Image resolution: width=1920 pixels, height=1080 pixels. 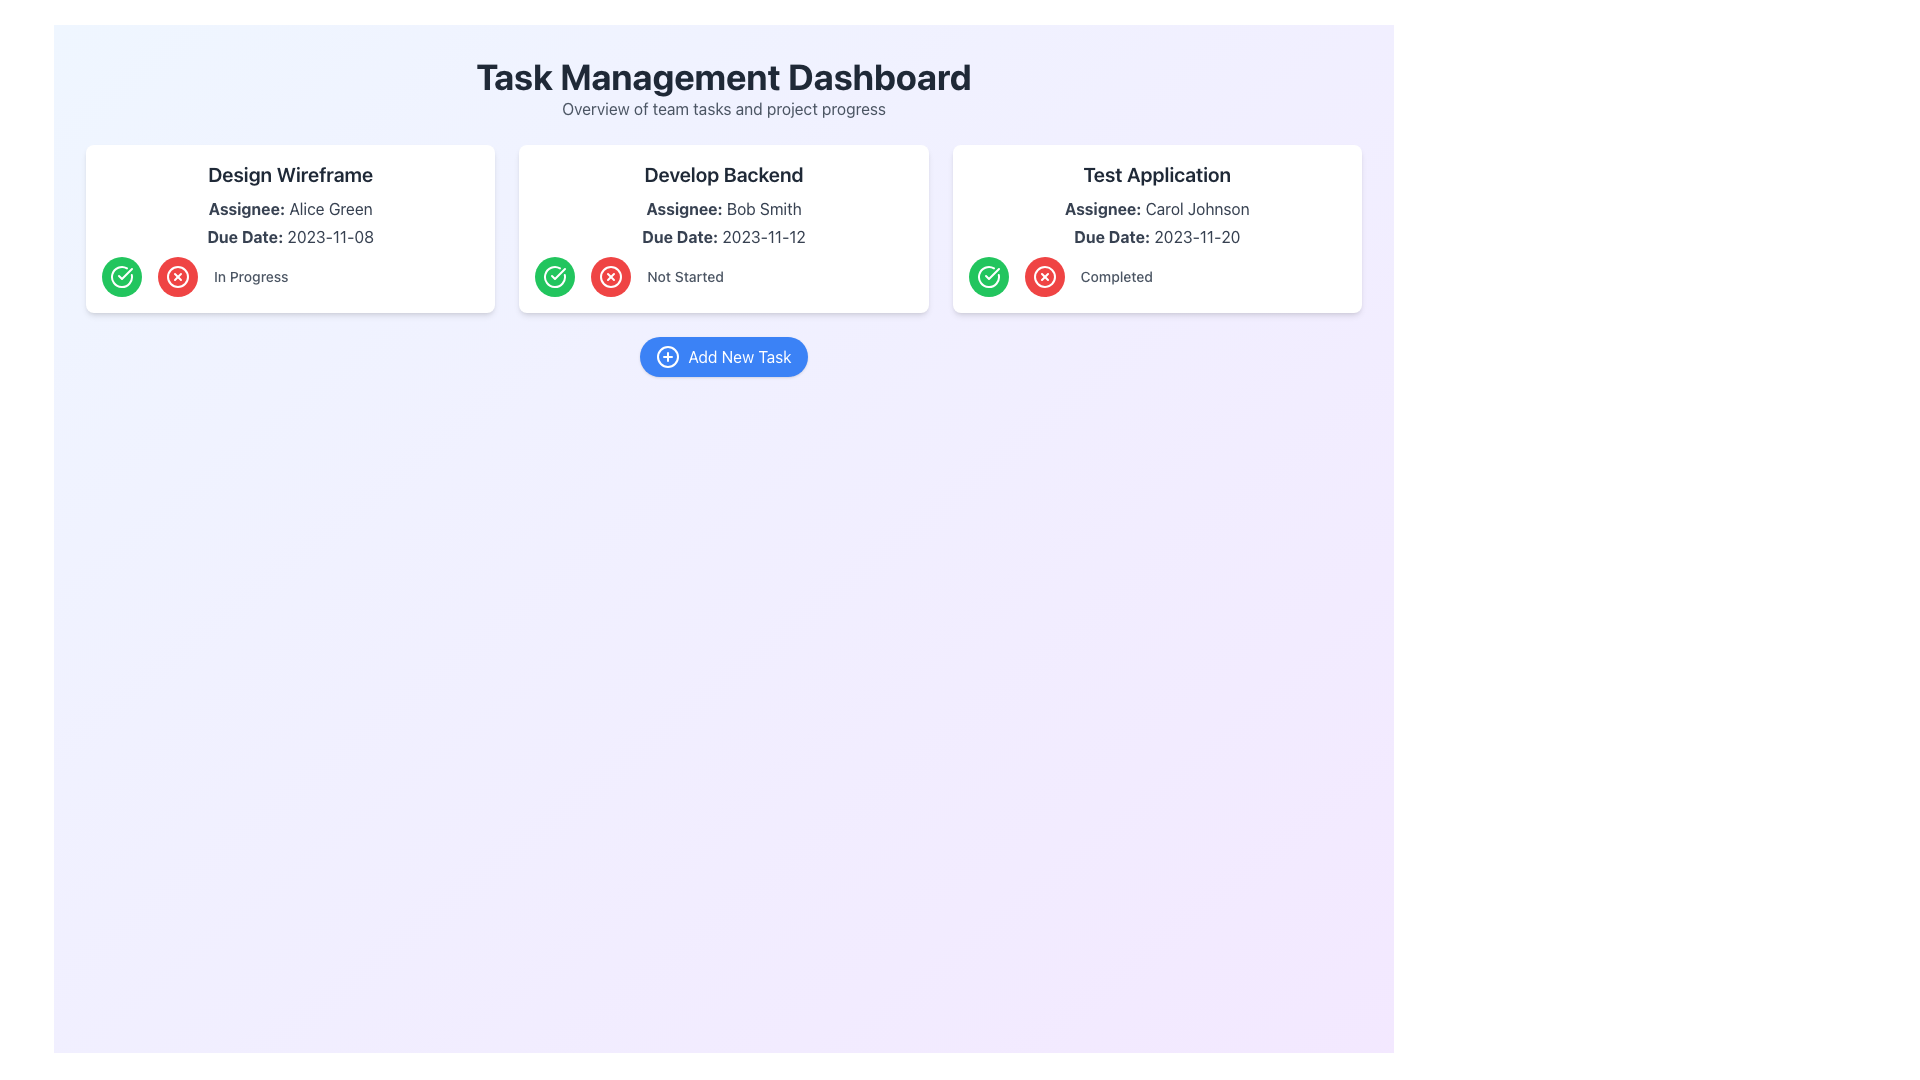 I want to click on the leftmost button in the 'Design Wireframe' card to mark the task as complete or in progress, so click(x=120, y=277).